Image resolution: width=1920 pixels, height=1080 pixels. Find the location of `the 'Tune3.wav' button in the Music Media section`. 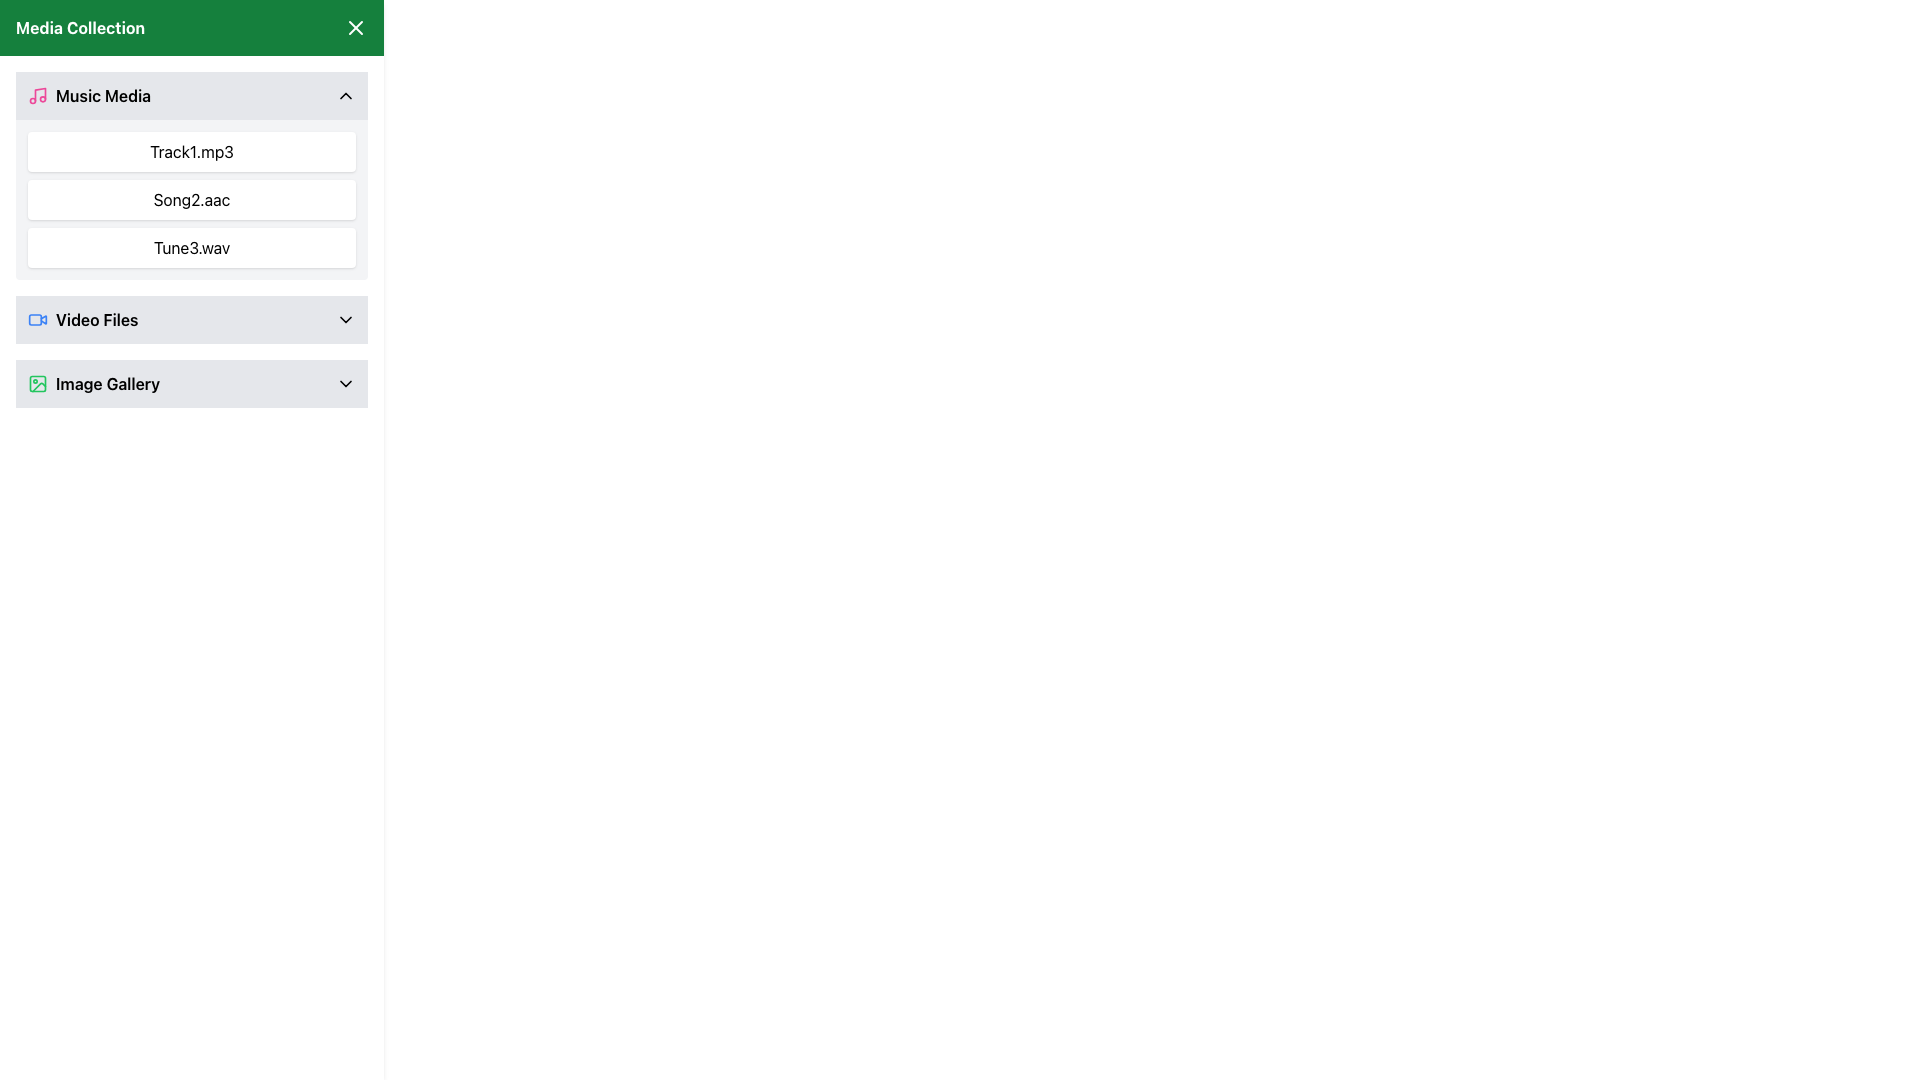

the 'Tune3.wav' button in the Music Media section is located at coordinates (192, 246).